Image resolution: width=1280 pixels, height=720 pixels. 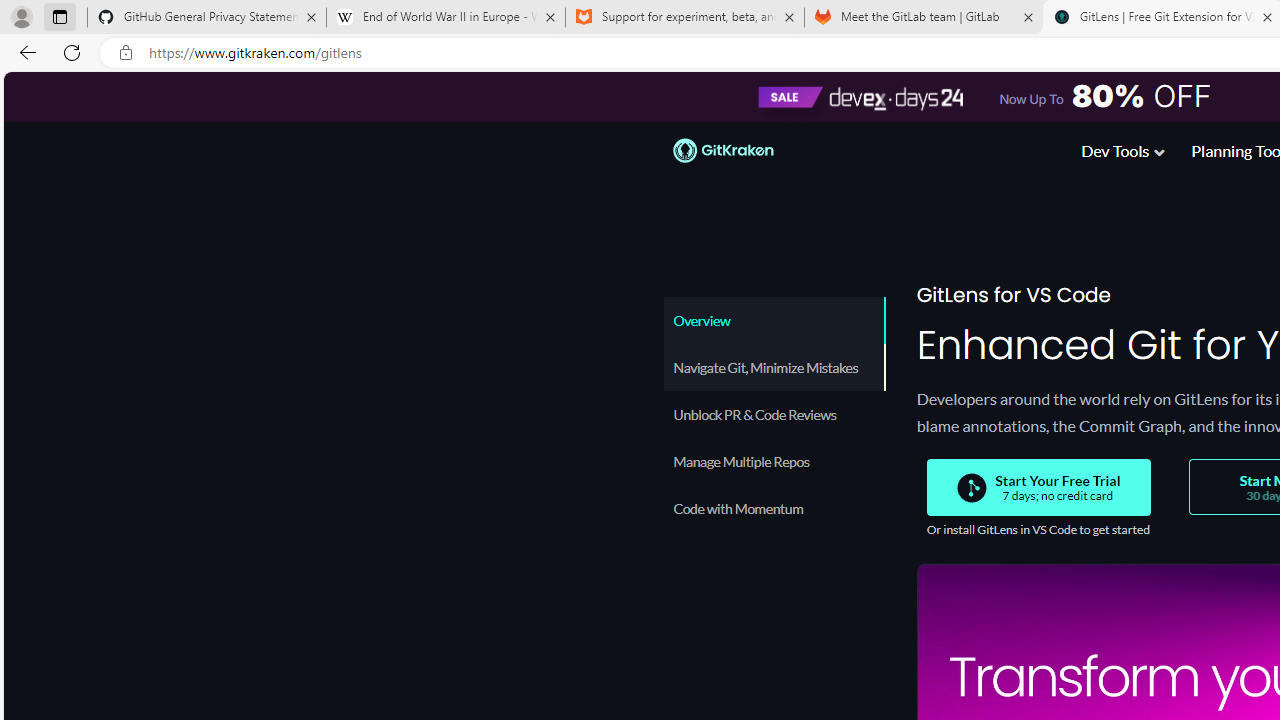 What do you see at coordinates (207, 17) in the screenshot?
I see `'GitHub General Privacy Statement - GitHub Docs'` at bounding box center [207, 17].